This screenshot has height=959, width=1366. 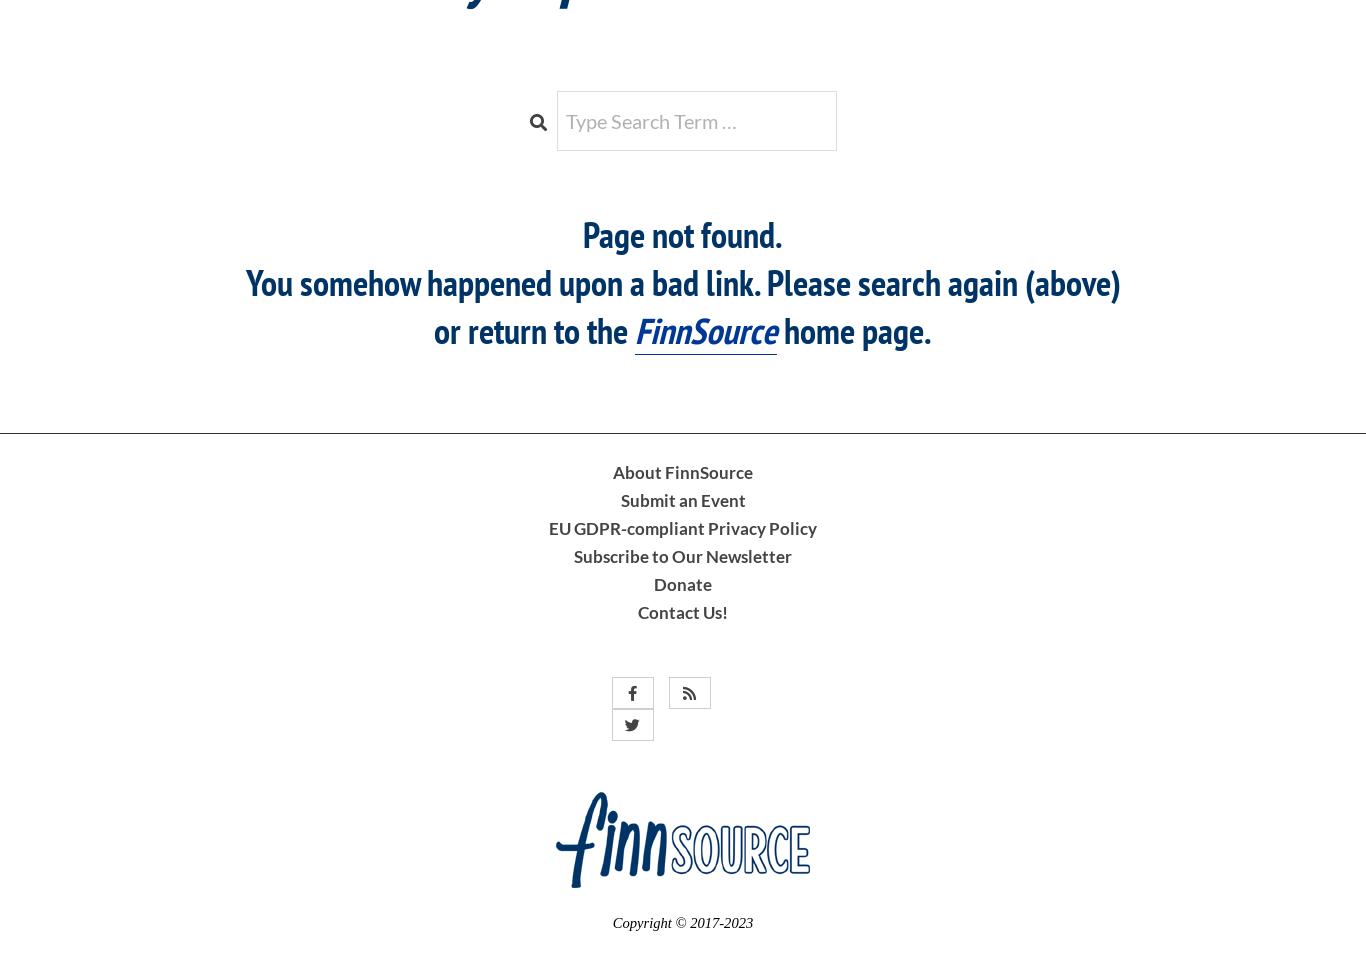 What do you see at coordinates (683, 527) in the screenshot?
I see `'EU GDPR-compliant Privacy Policy'` at bounding box center [683, 527].